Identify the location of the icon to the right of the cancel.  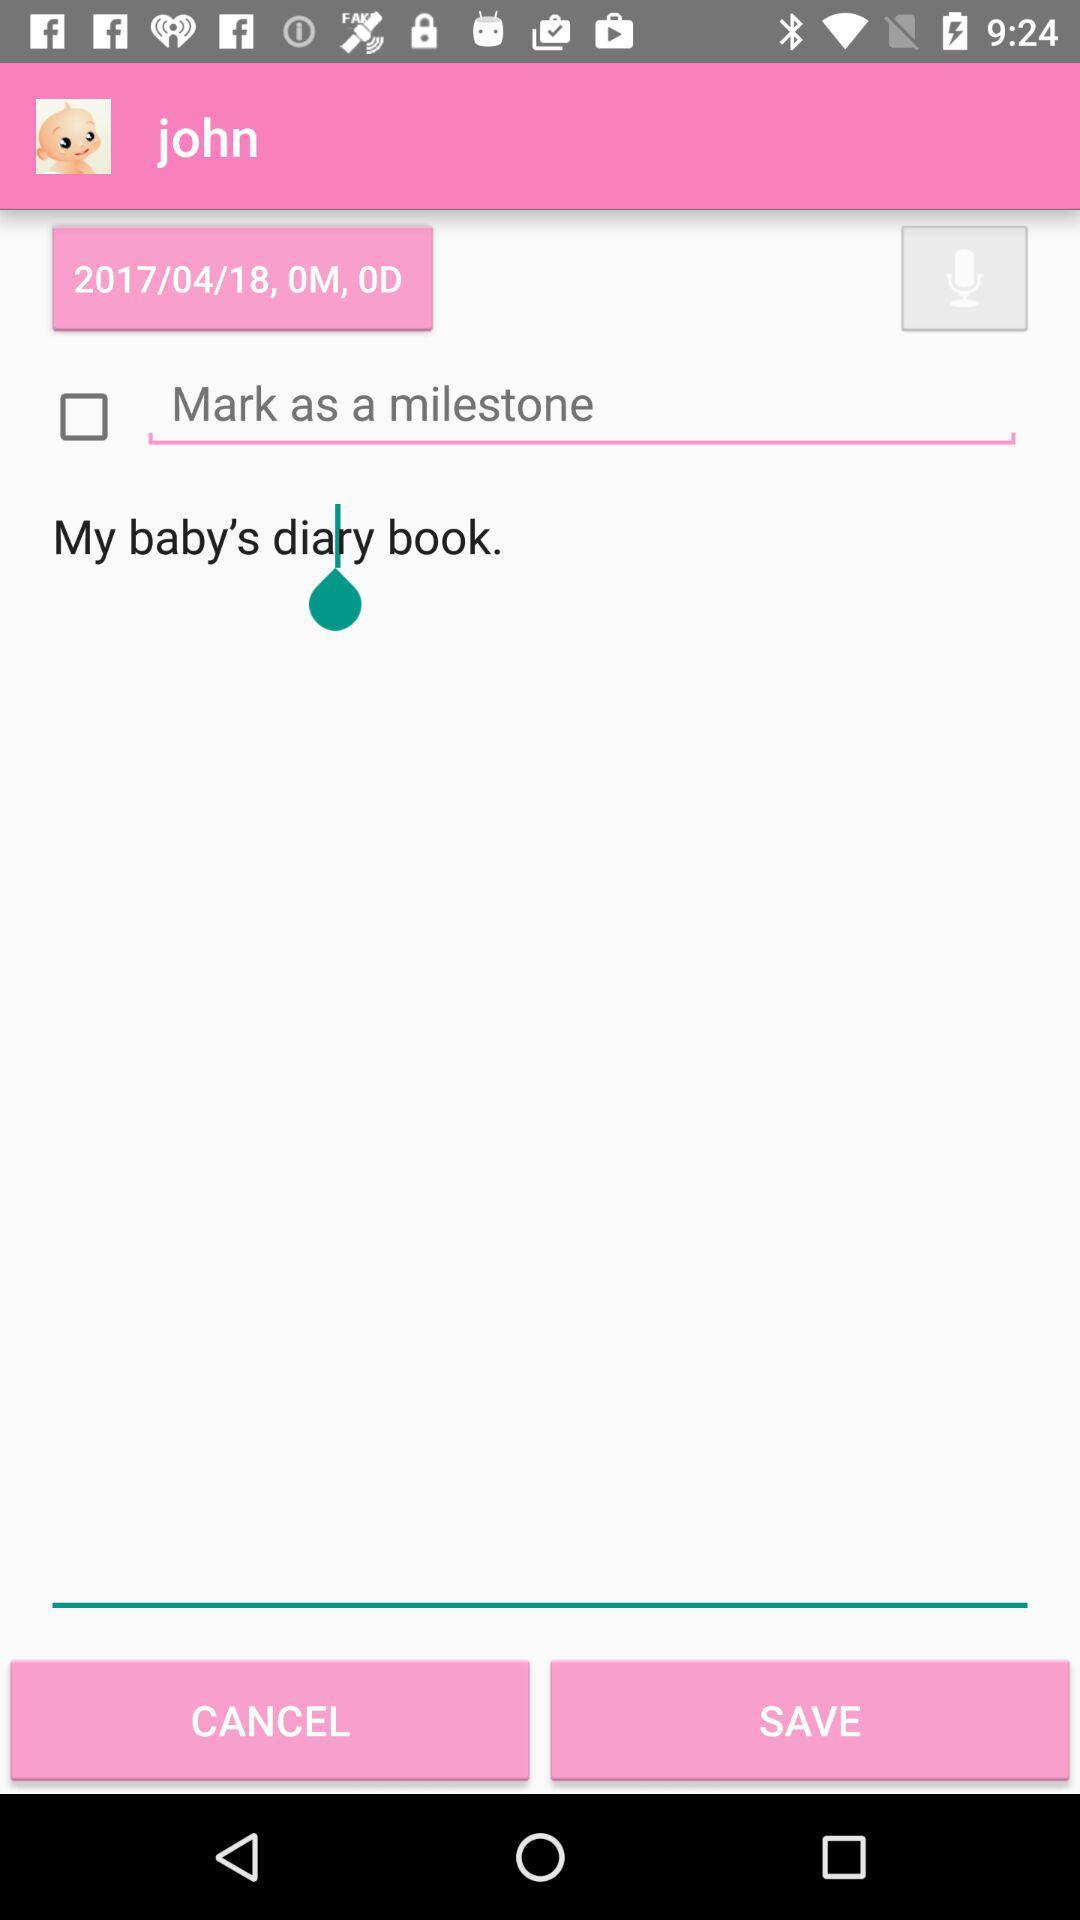
(810, 1719).